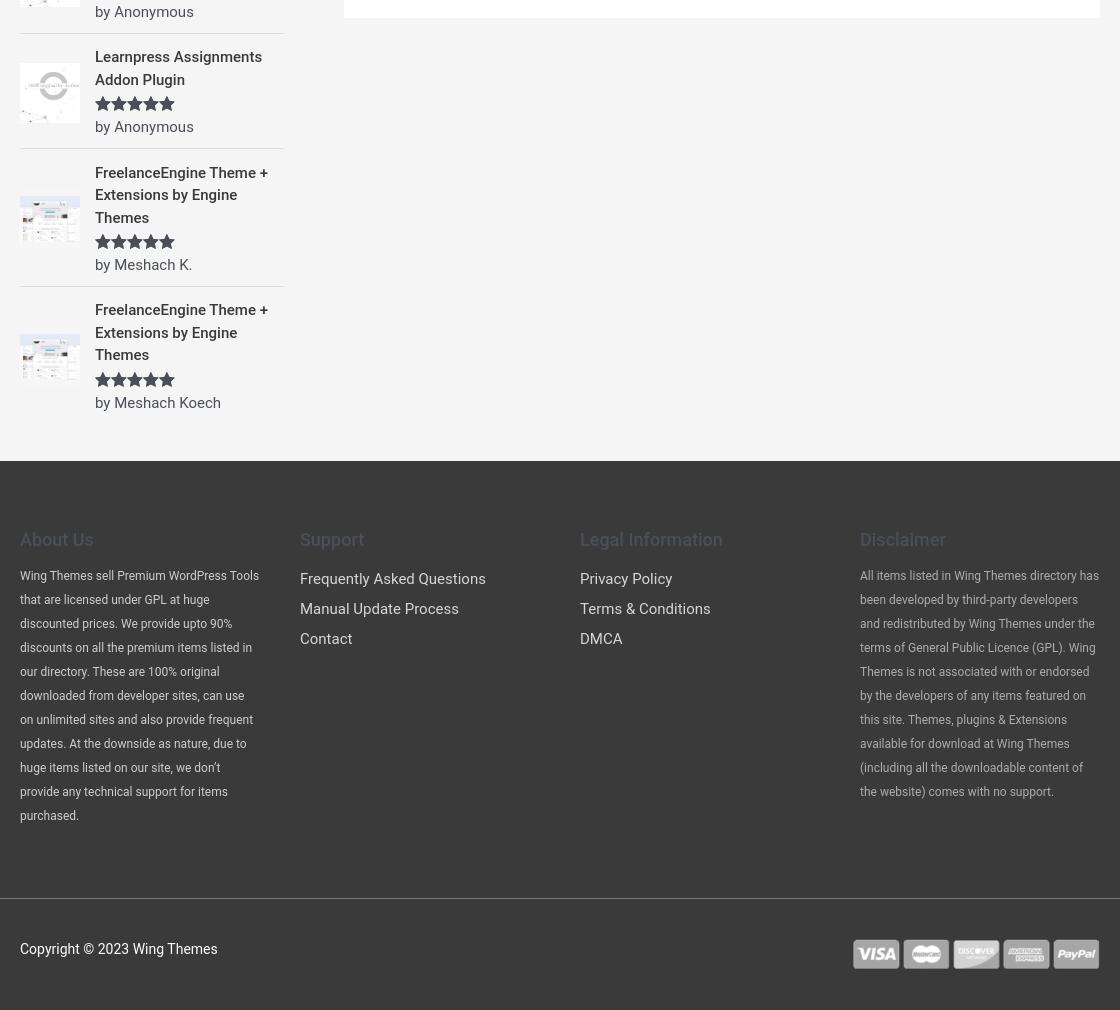 Image resolution: width=1120 pixels, height=1010 pixels. What do you see at coordinates (645, 607) in the screenshot?
I see `'Terms & Conditions'` at bounding box center [645, 607].